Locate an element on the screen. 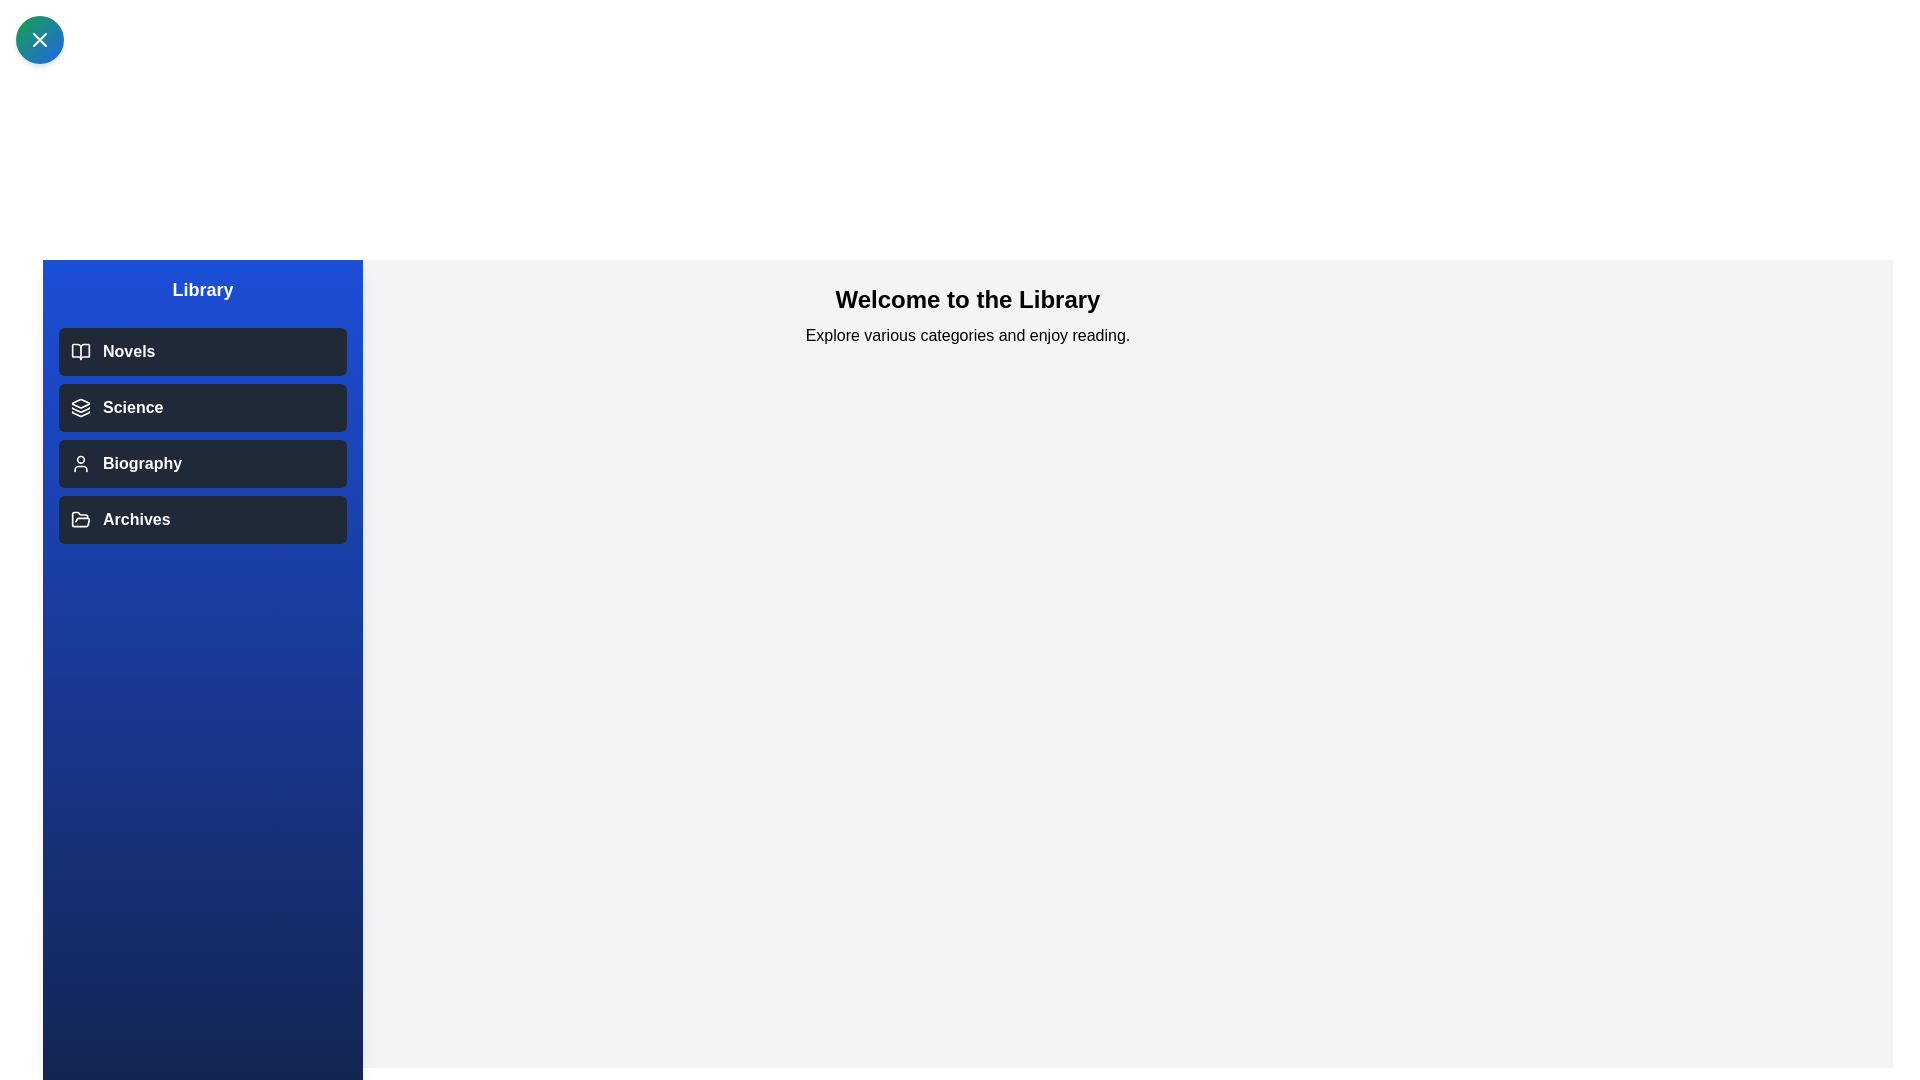  the category Science in the drawer list is located at coordinates (202, 407).